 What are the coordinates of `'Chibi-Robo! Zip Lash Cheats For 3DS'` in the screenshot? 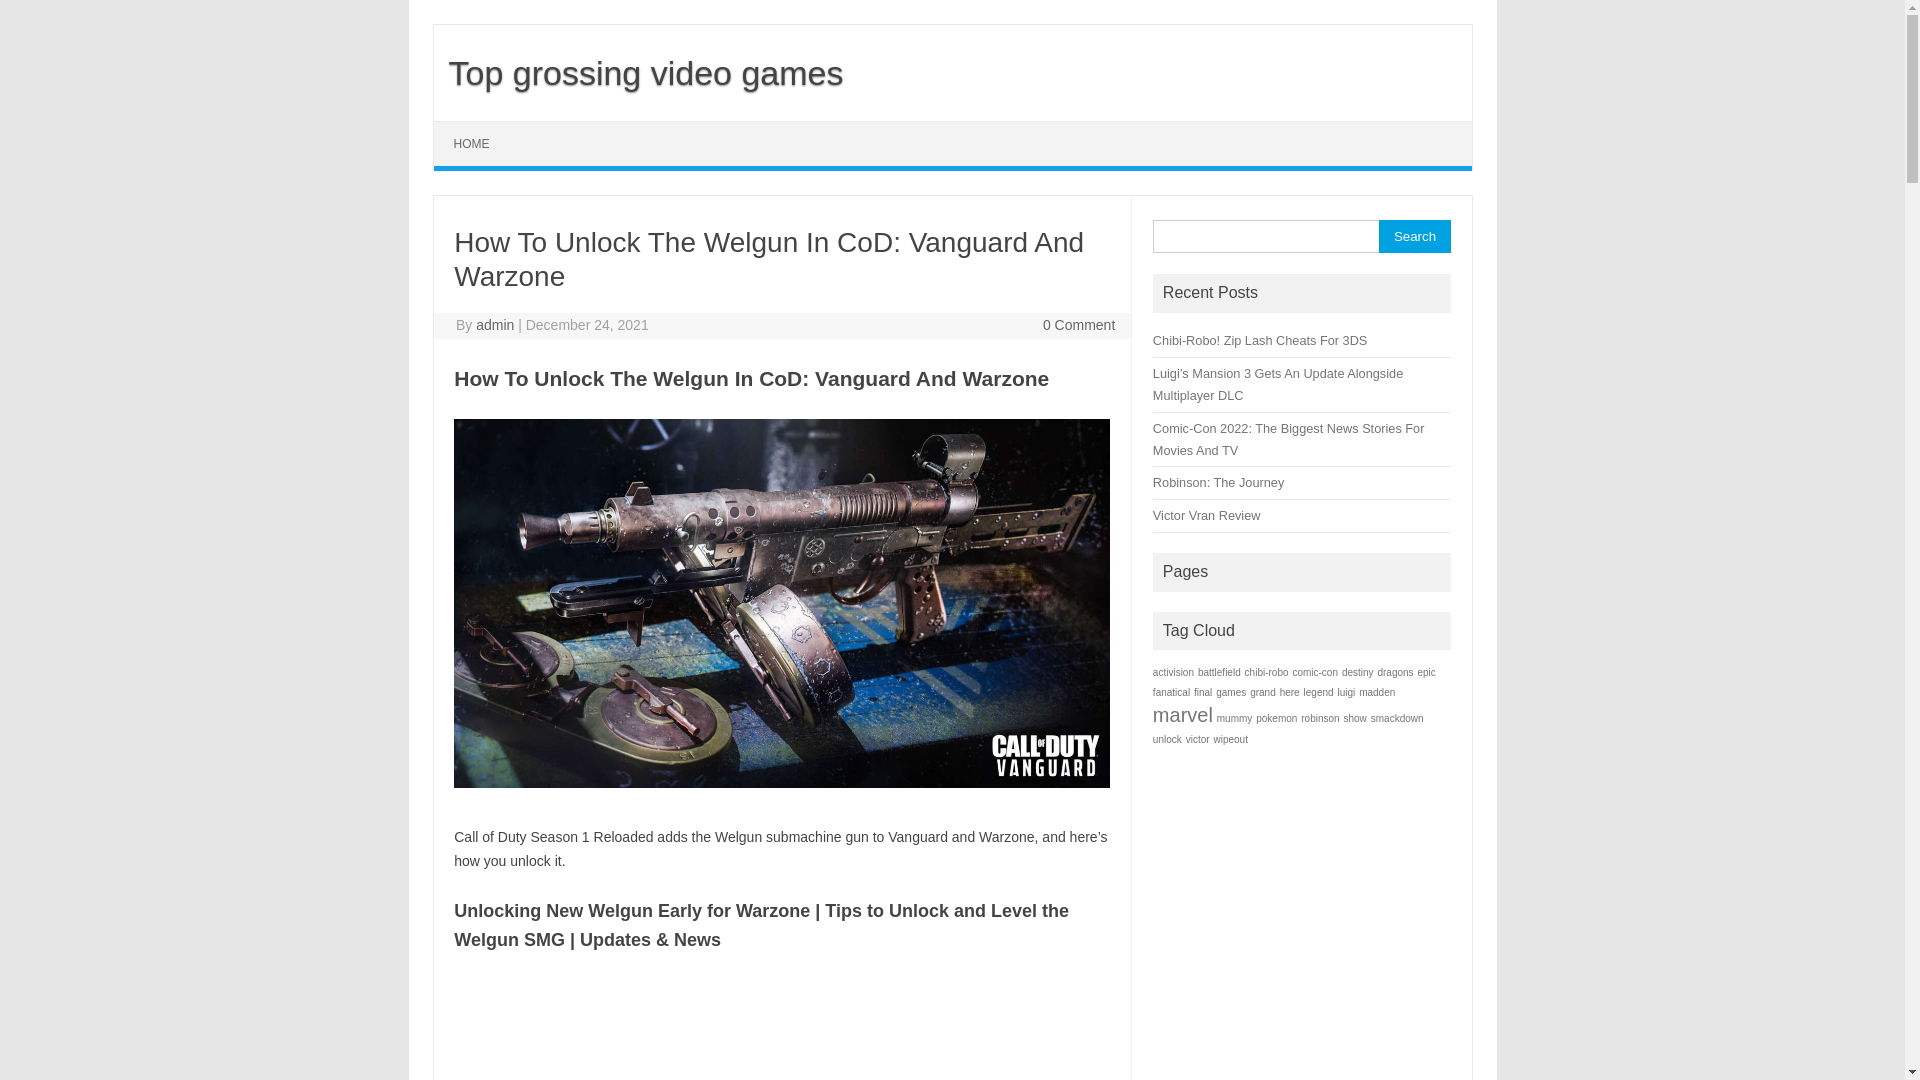 It's located at (1258, 339).